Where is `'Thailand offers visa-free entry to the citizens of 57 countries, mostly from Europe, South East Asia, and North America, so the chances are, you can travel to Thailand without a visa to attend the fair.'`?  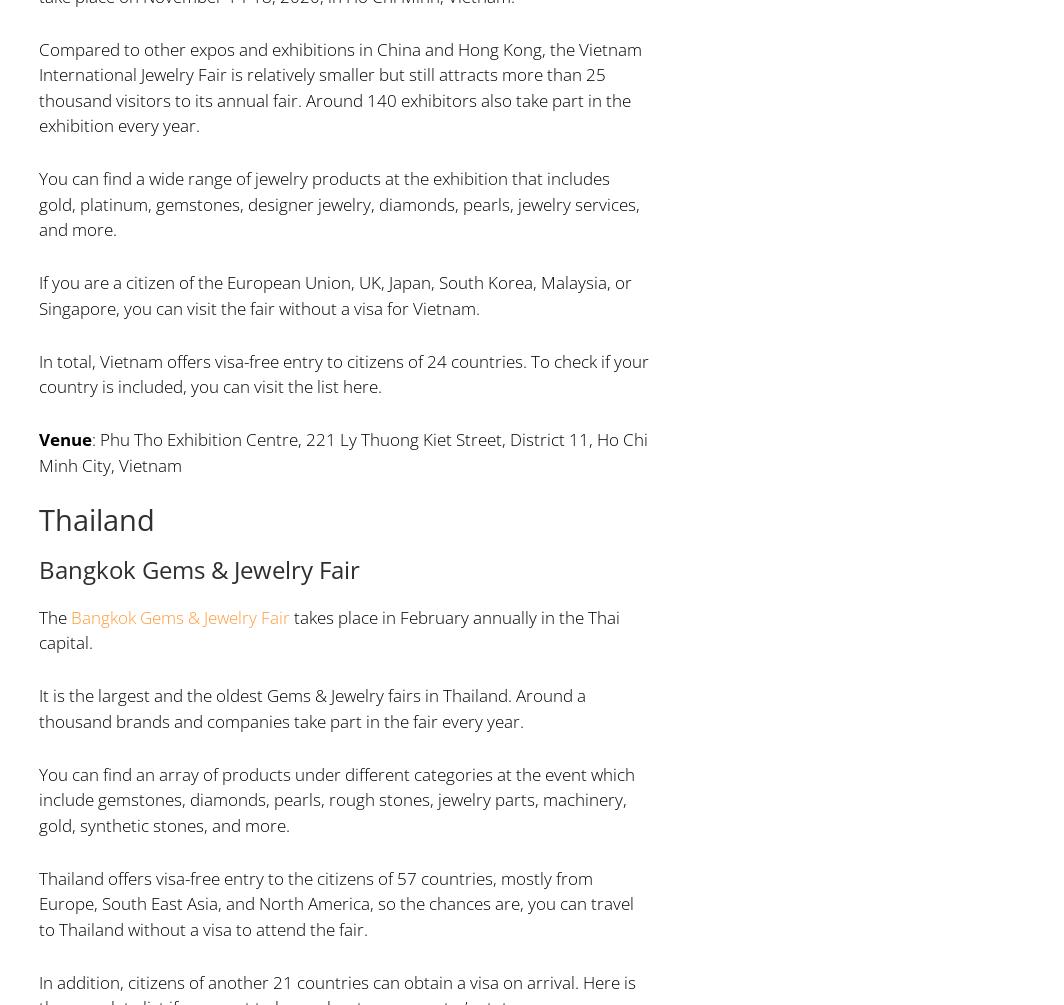 'Thailand offers visa-free entry to the citizens of 57 countries, mostly from Europe, South East Asia, and North America, so the chances are, you can travel to Thailand without a visa to attend the fair.' is located at coordinates (335, 901).